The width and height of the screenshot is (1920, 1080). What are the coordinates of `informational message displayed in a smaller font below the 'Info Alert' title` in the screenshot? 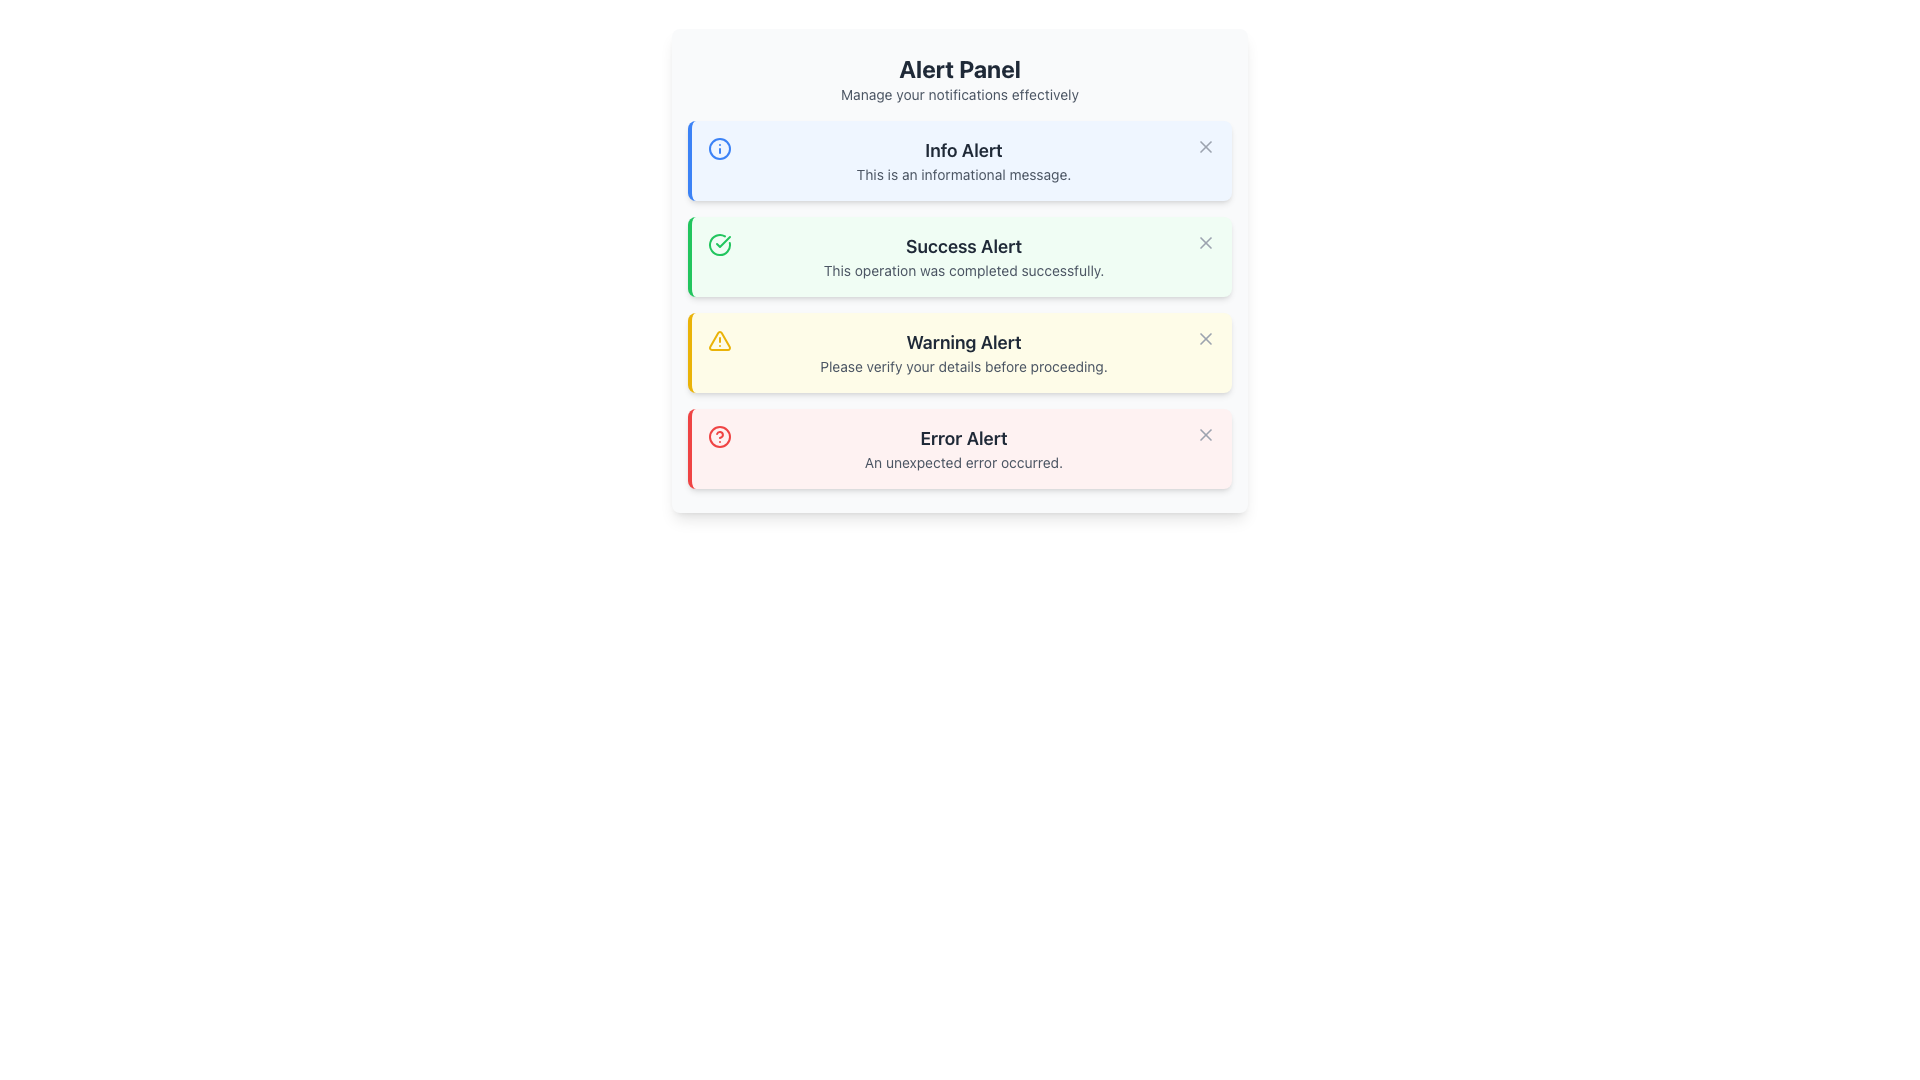 It's located at (964, 173).